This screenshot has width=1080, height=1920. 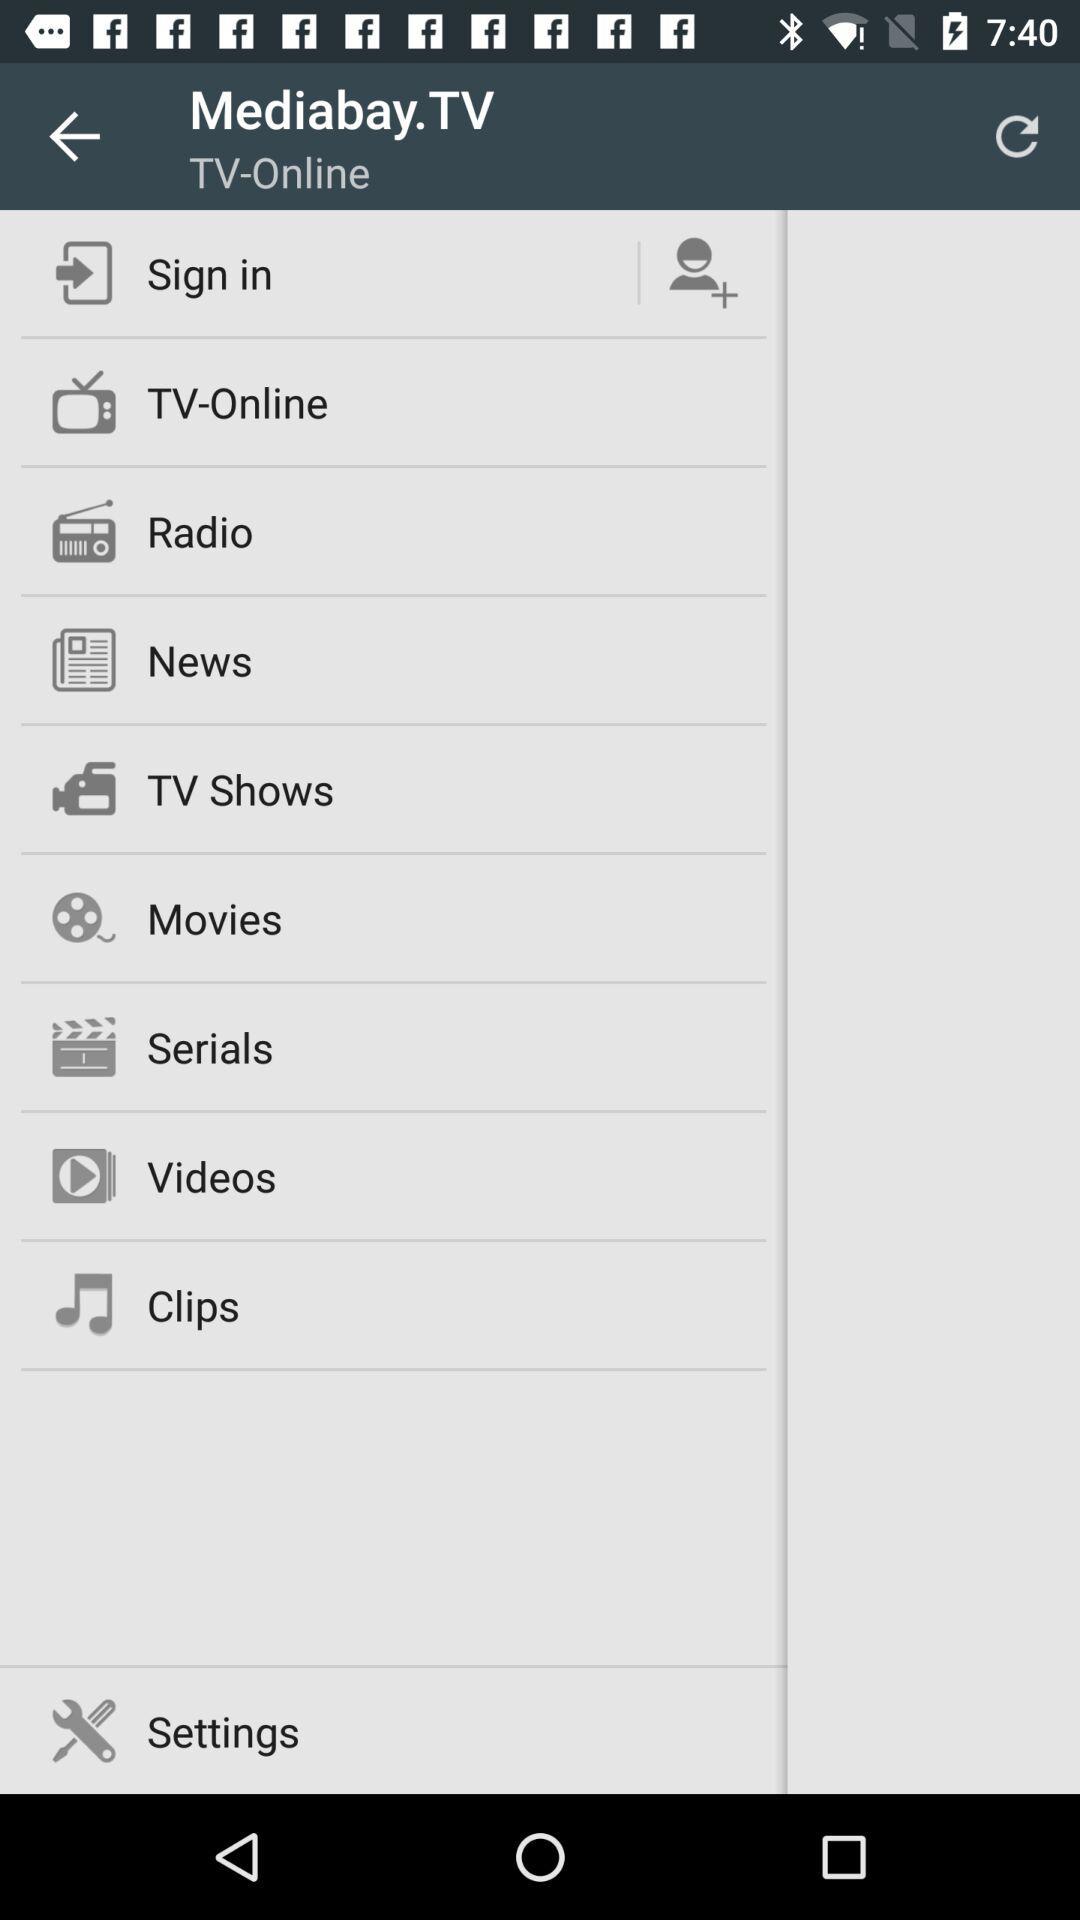 I want to click on the item next to the mediabay.tv item, so click(x=72, y=135).